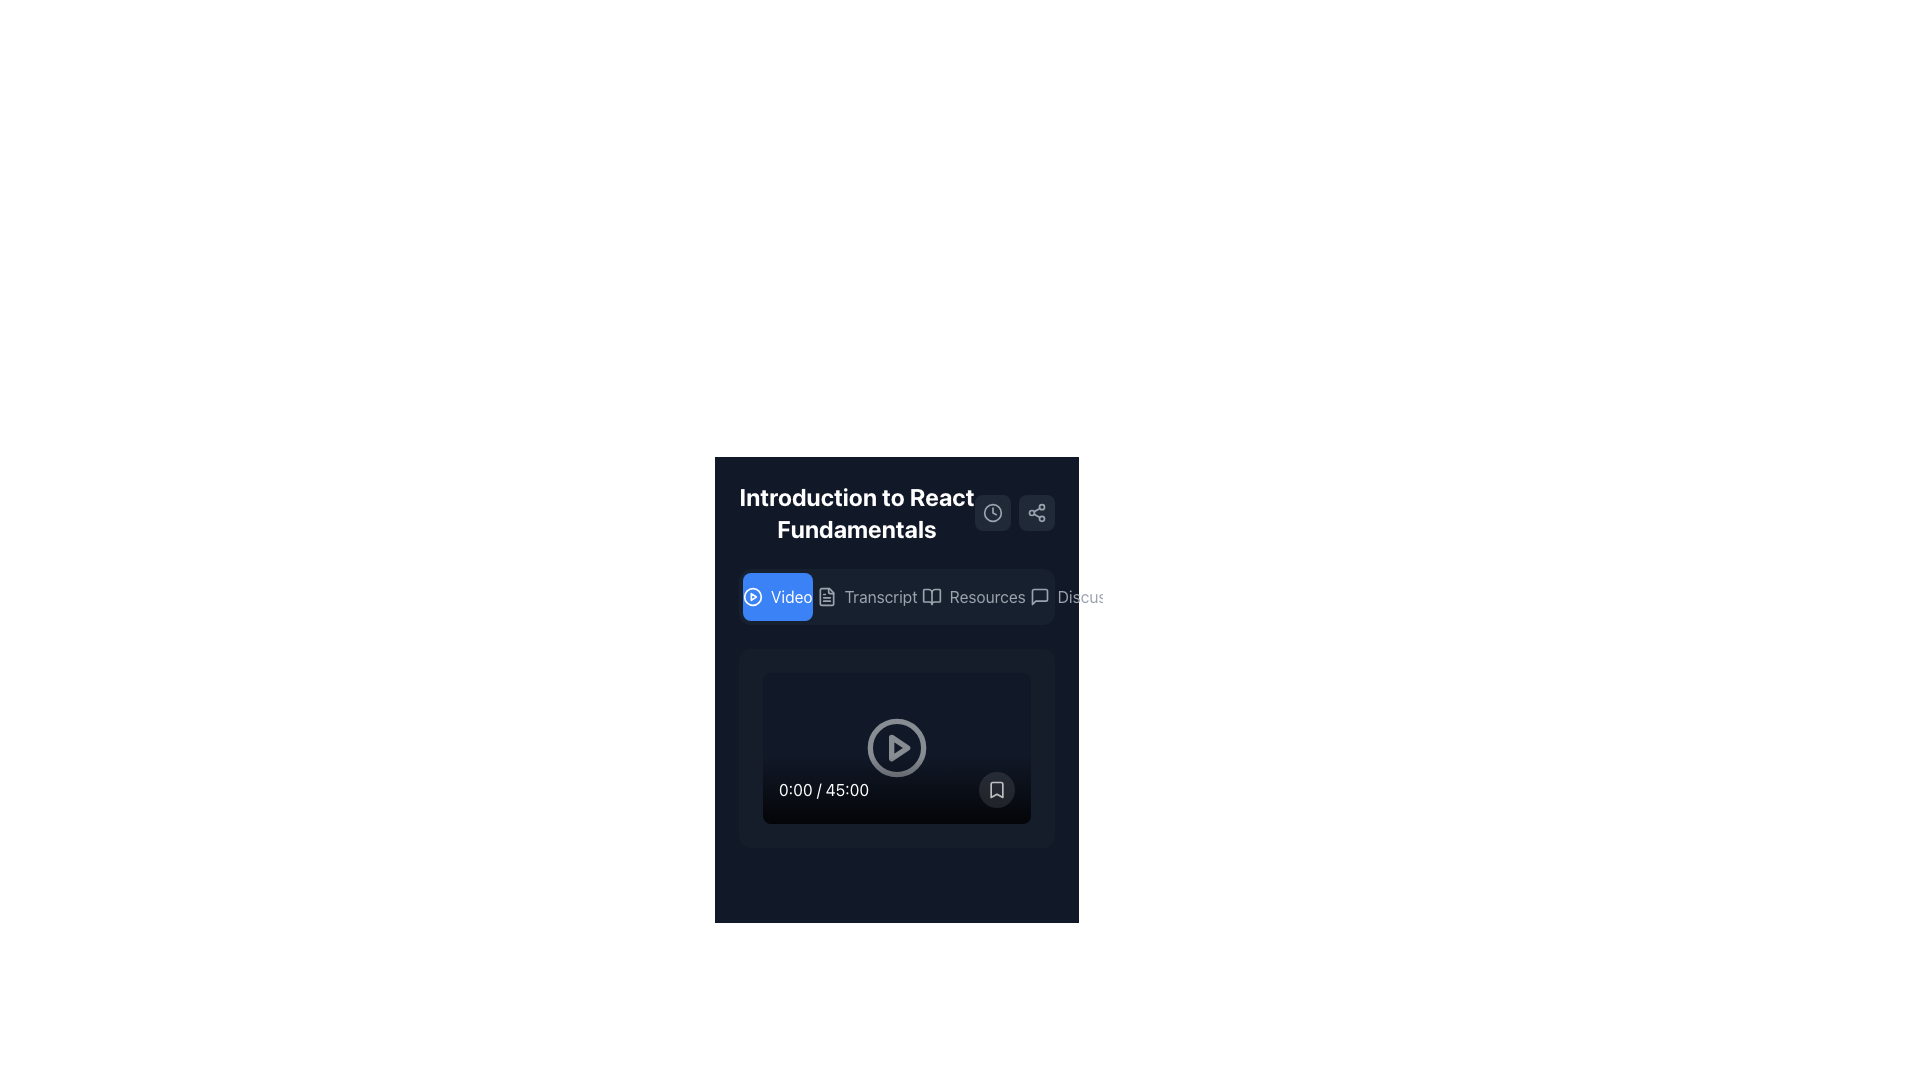 The width and height of the screenshot is (1920, 1080). I want to click on the text label that is the second item in the horizontal button bar, located immediately to the right of the 'Video' item, so click(880, 596).